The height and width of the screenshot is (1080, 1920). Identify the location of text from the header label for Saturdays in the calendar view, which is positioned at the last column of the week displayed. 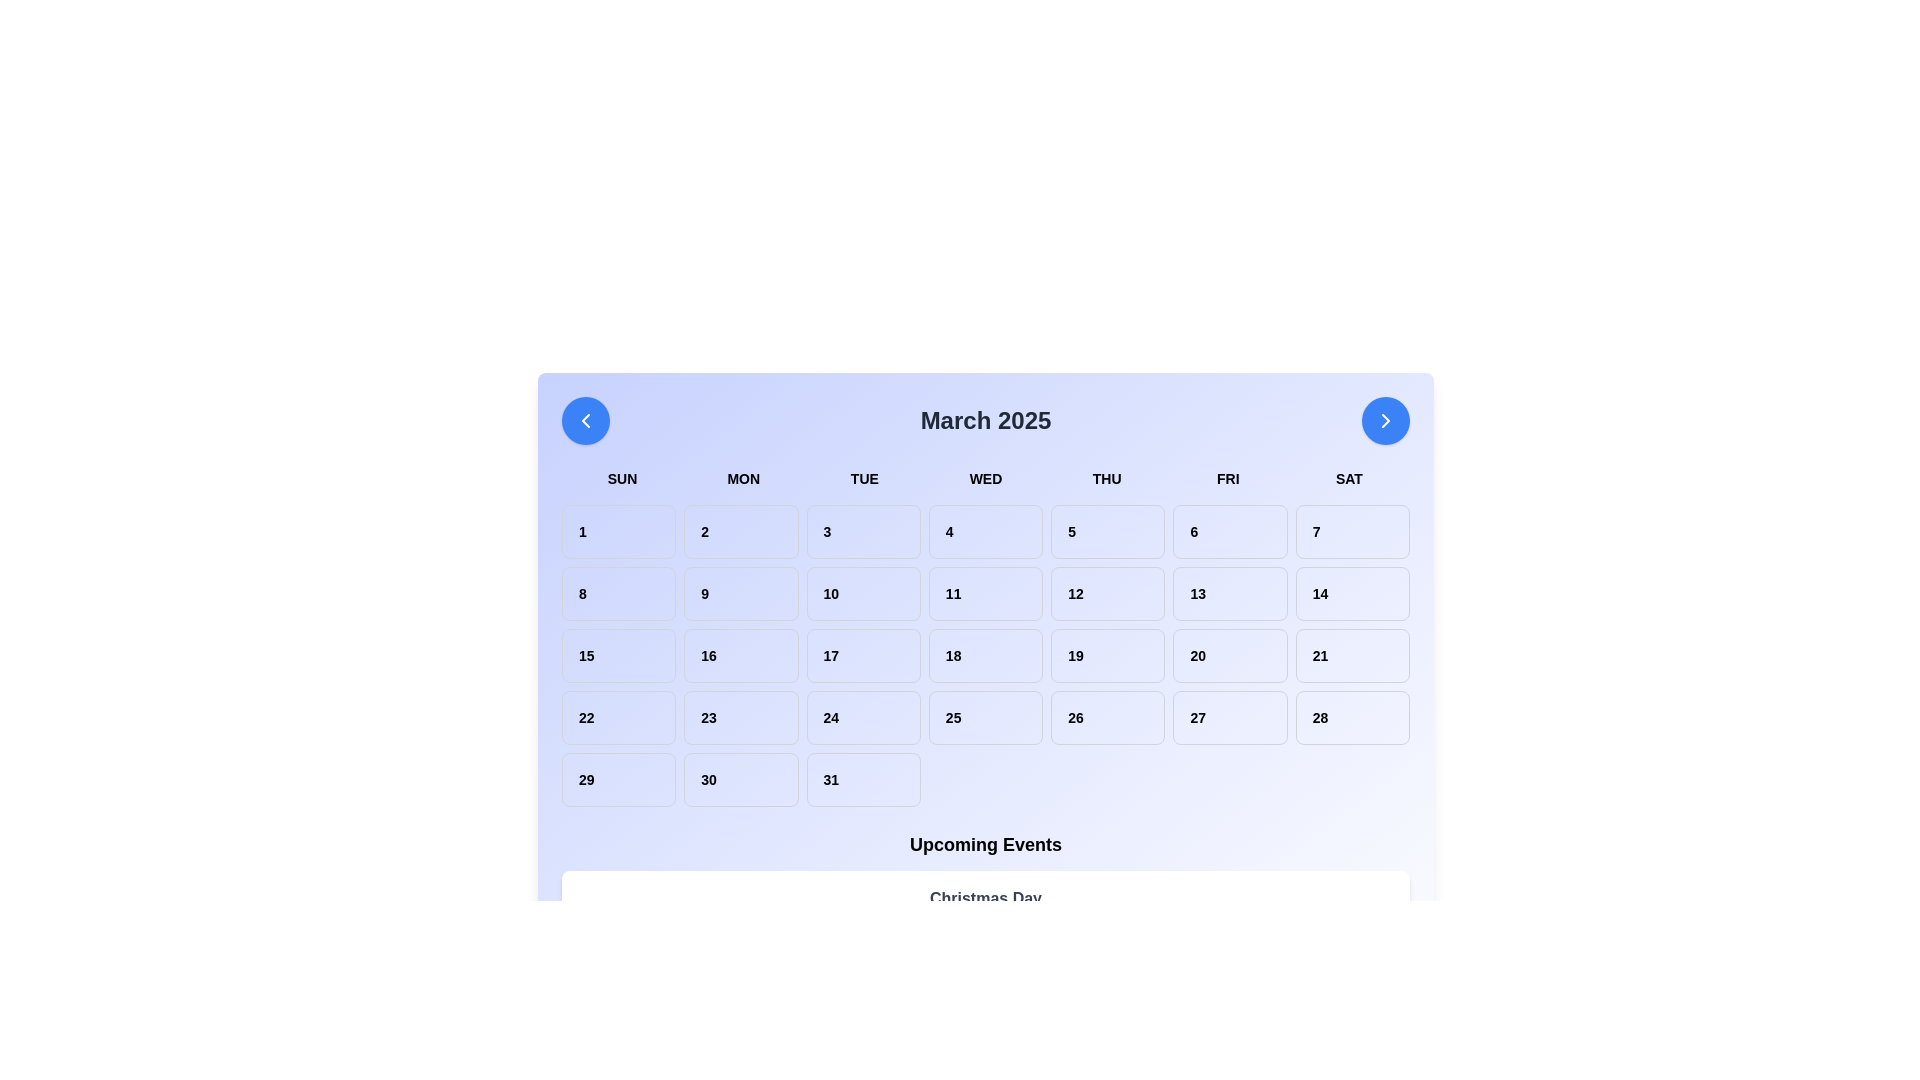
(1349, 478).